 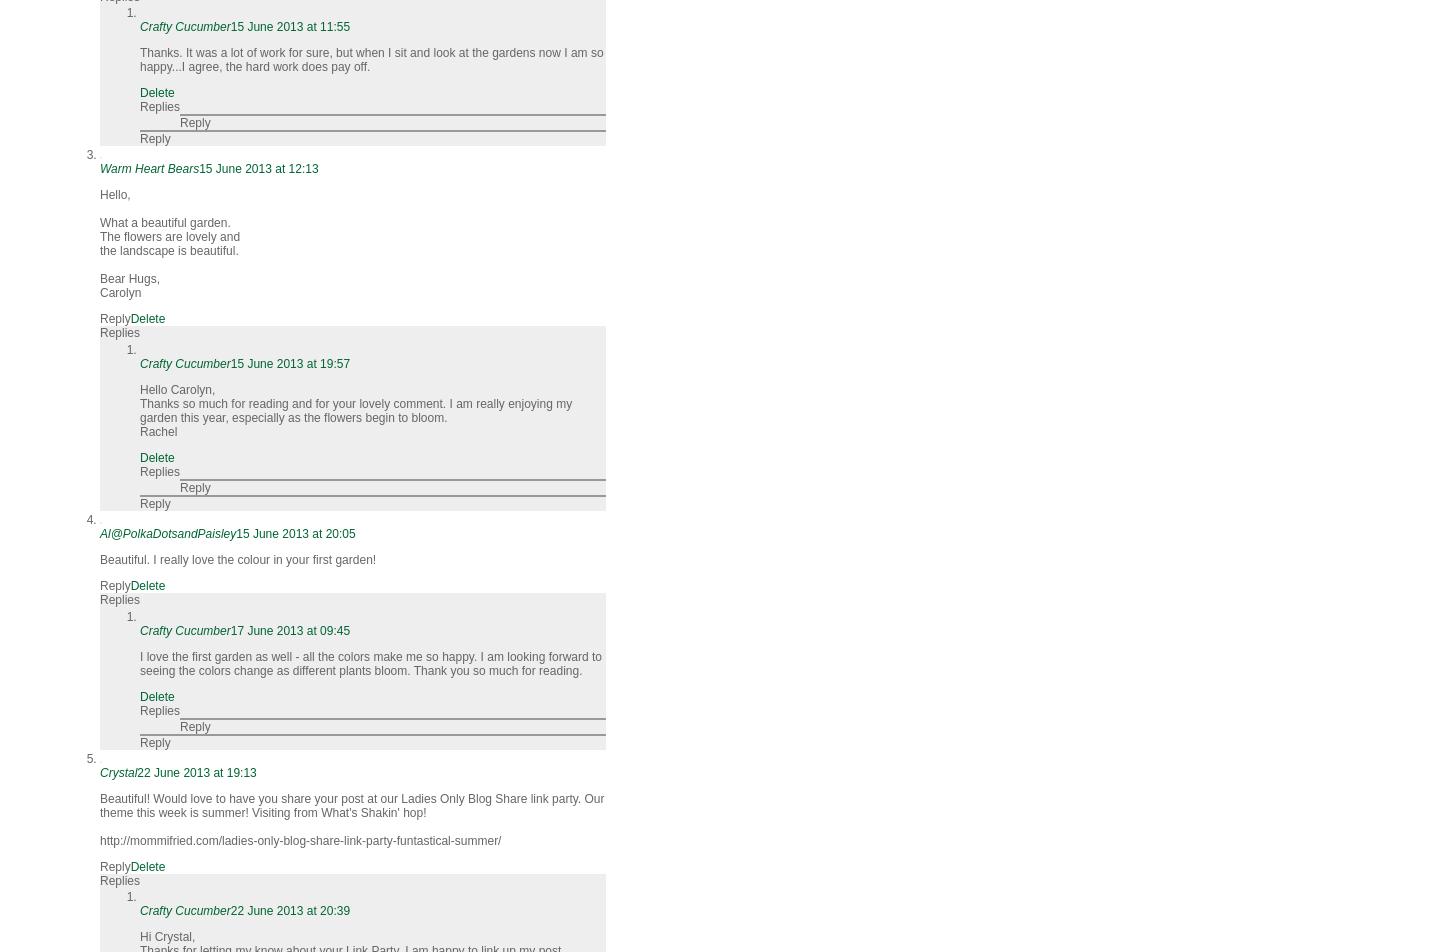 I want to click on 'Crystal', so click(x=99, y=773).